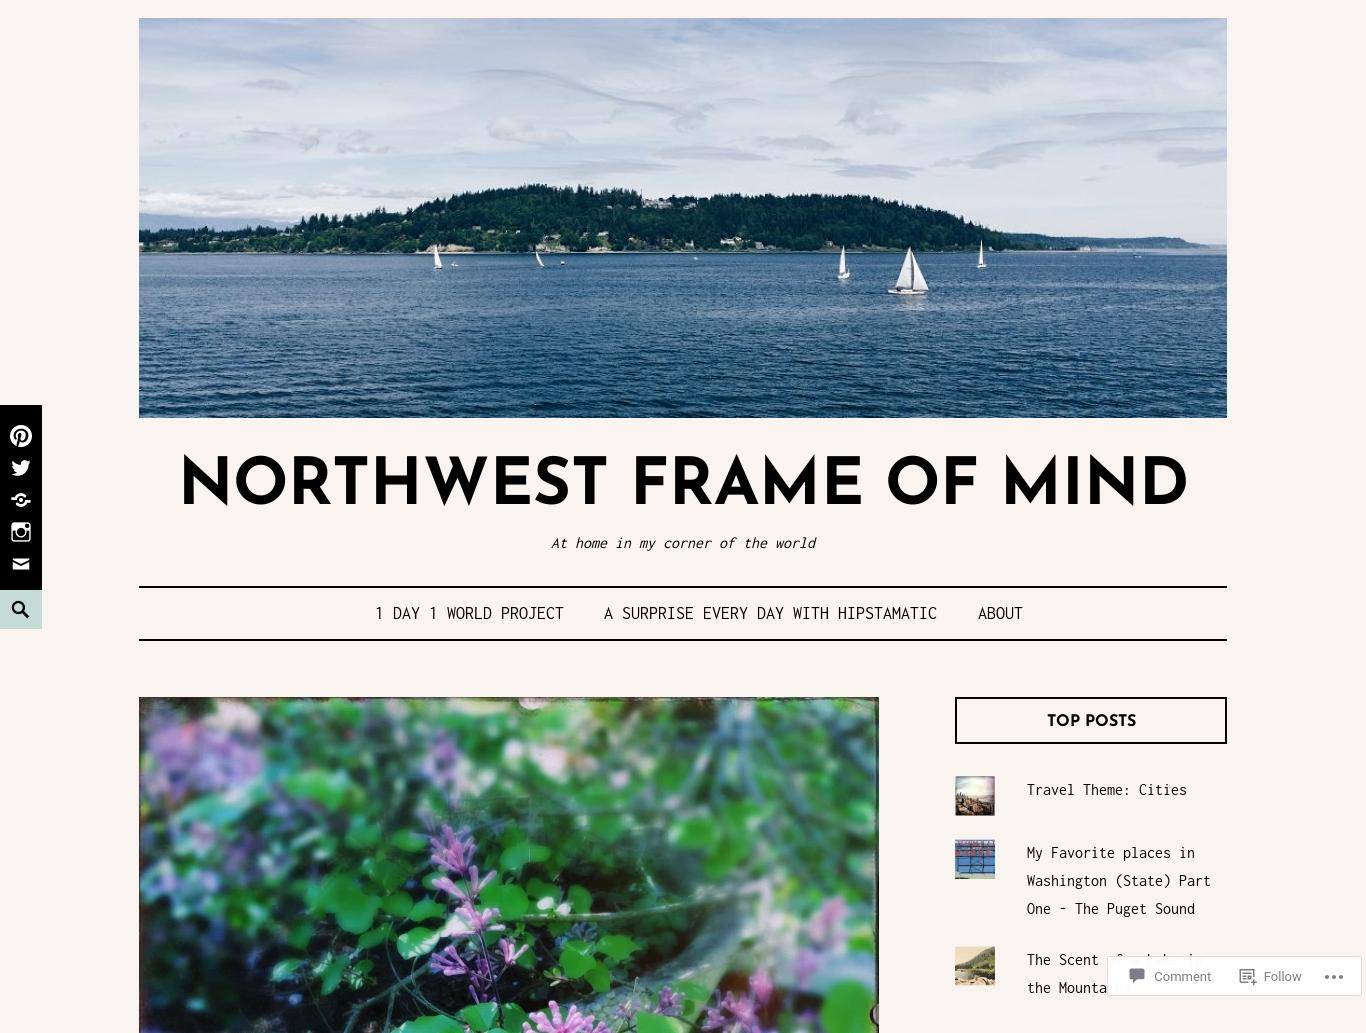 The image size is (1366, 1033). What do you see at coordinates (468, 610) in the screenshot?
I see `'1 Day 1 World Project'` at bounding box center [468, 610].